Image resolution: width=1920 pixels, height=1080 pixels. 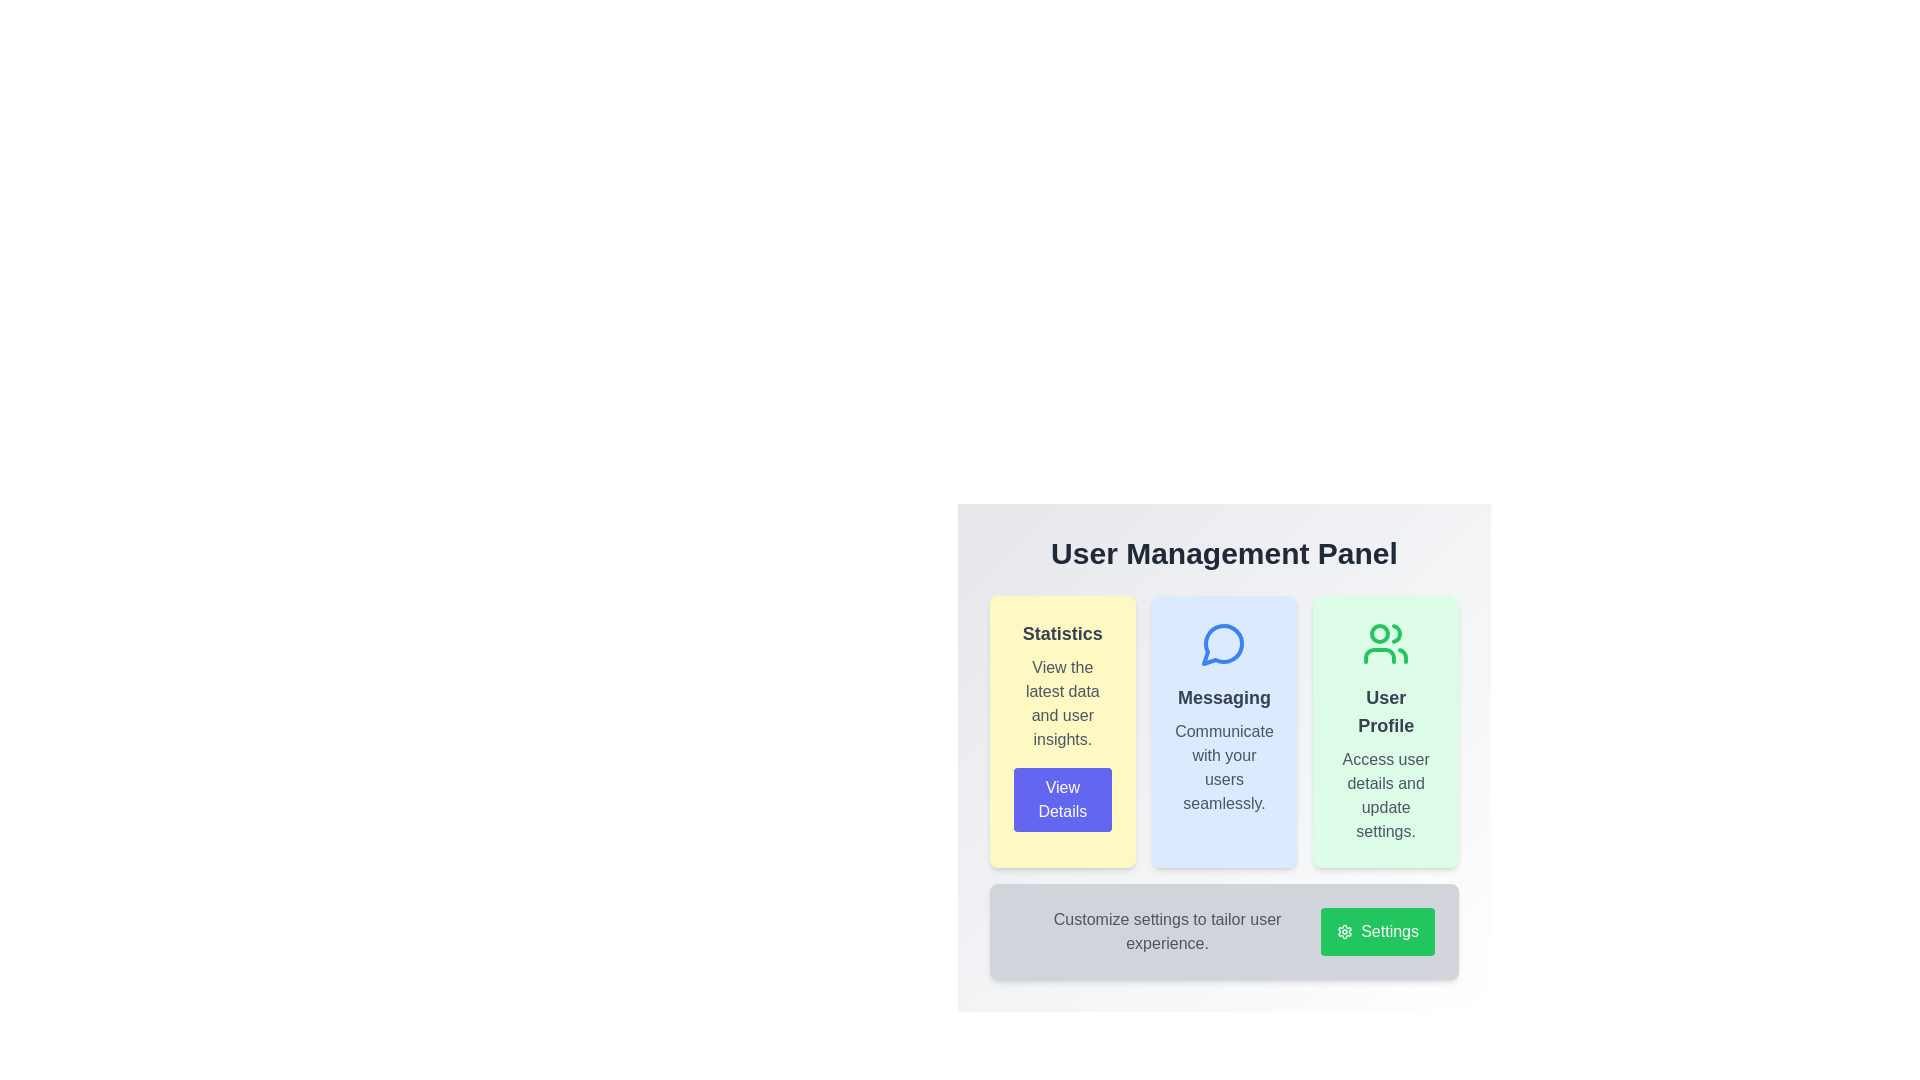 I want to click on the Informational Card located in the third column of the grid layout, which provides access to user profiles and settings, positioned above the 'Settings' section, so click(x=1385, y=732).